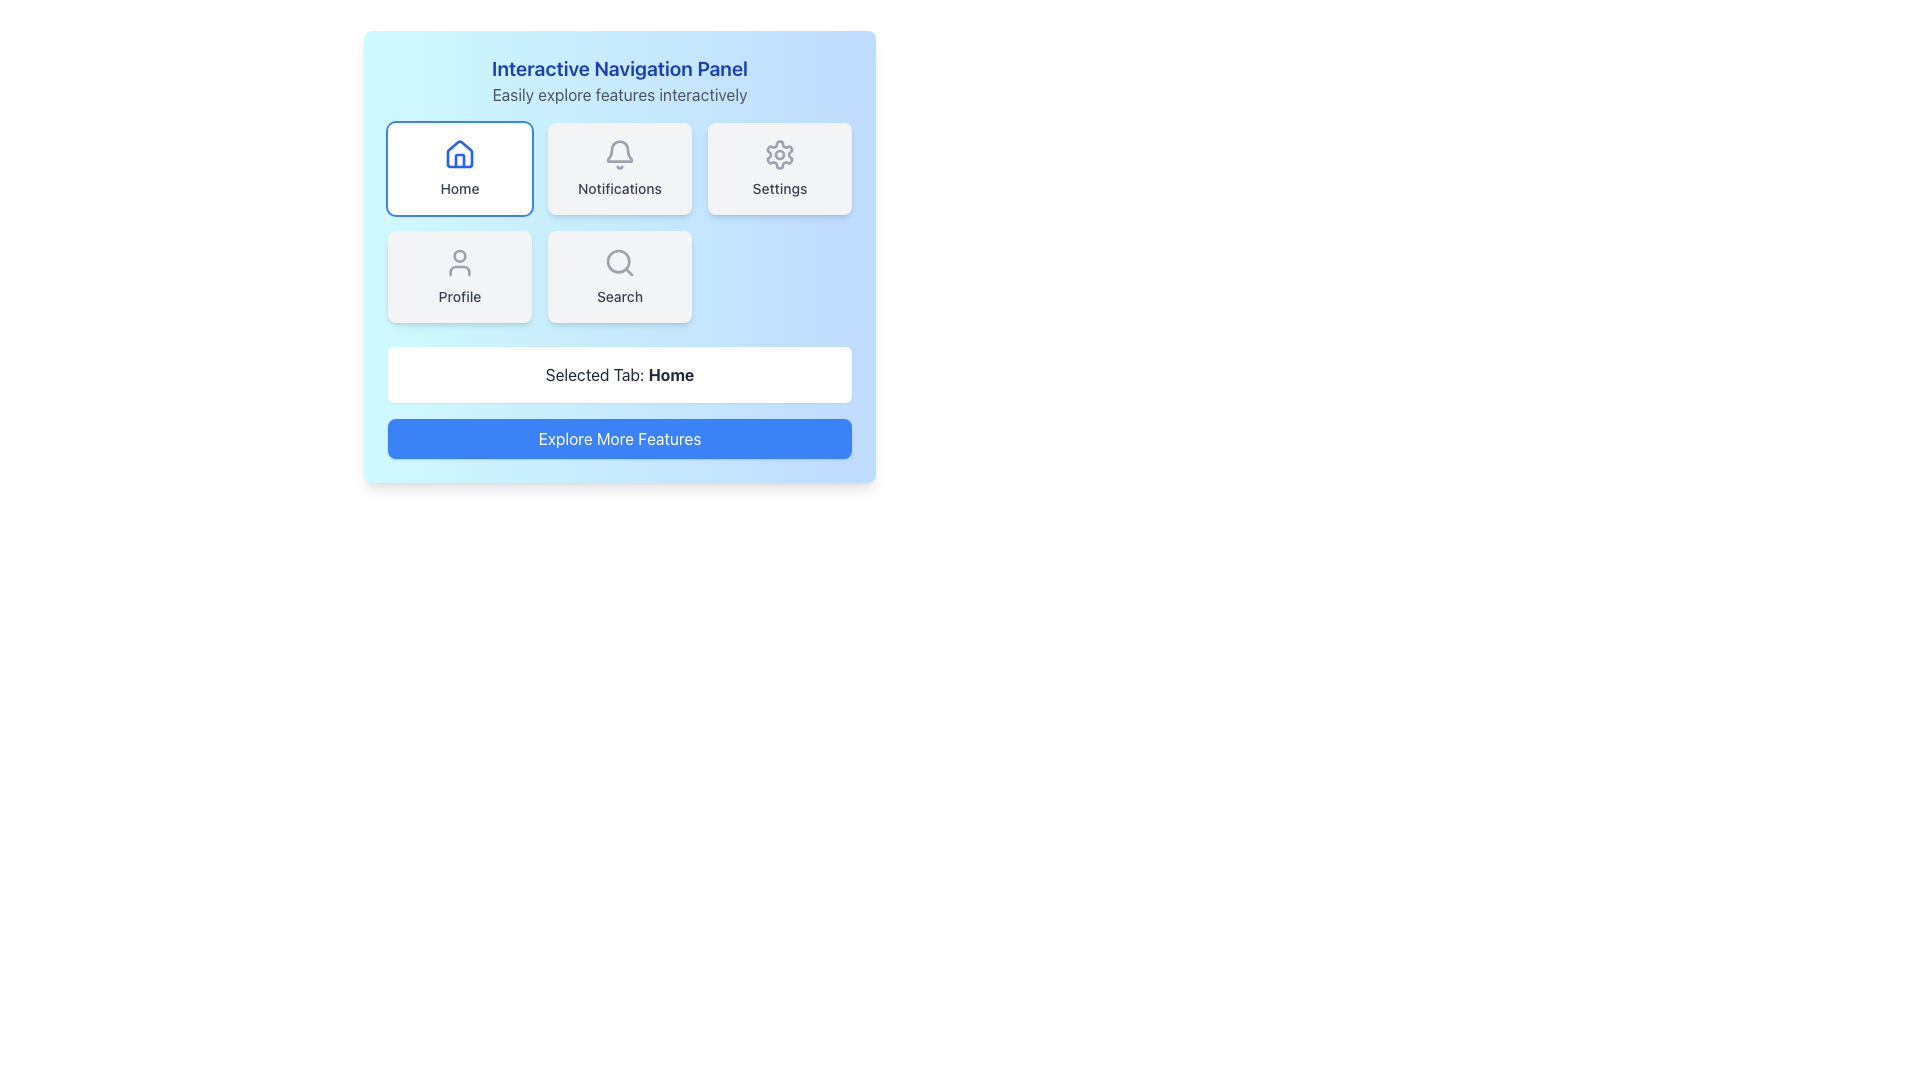 The height and width of the screenshot is (1080, 1920). What do you see at coordinates (617, 260) in the screenshot?
I see `decorative circular vector element that is part of the search icon, represented as a magnifying glass, by using developer tools` at bounding box center [617, 260].